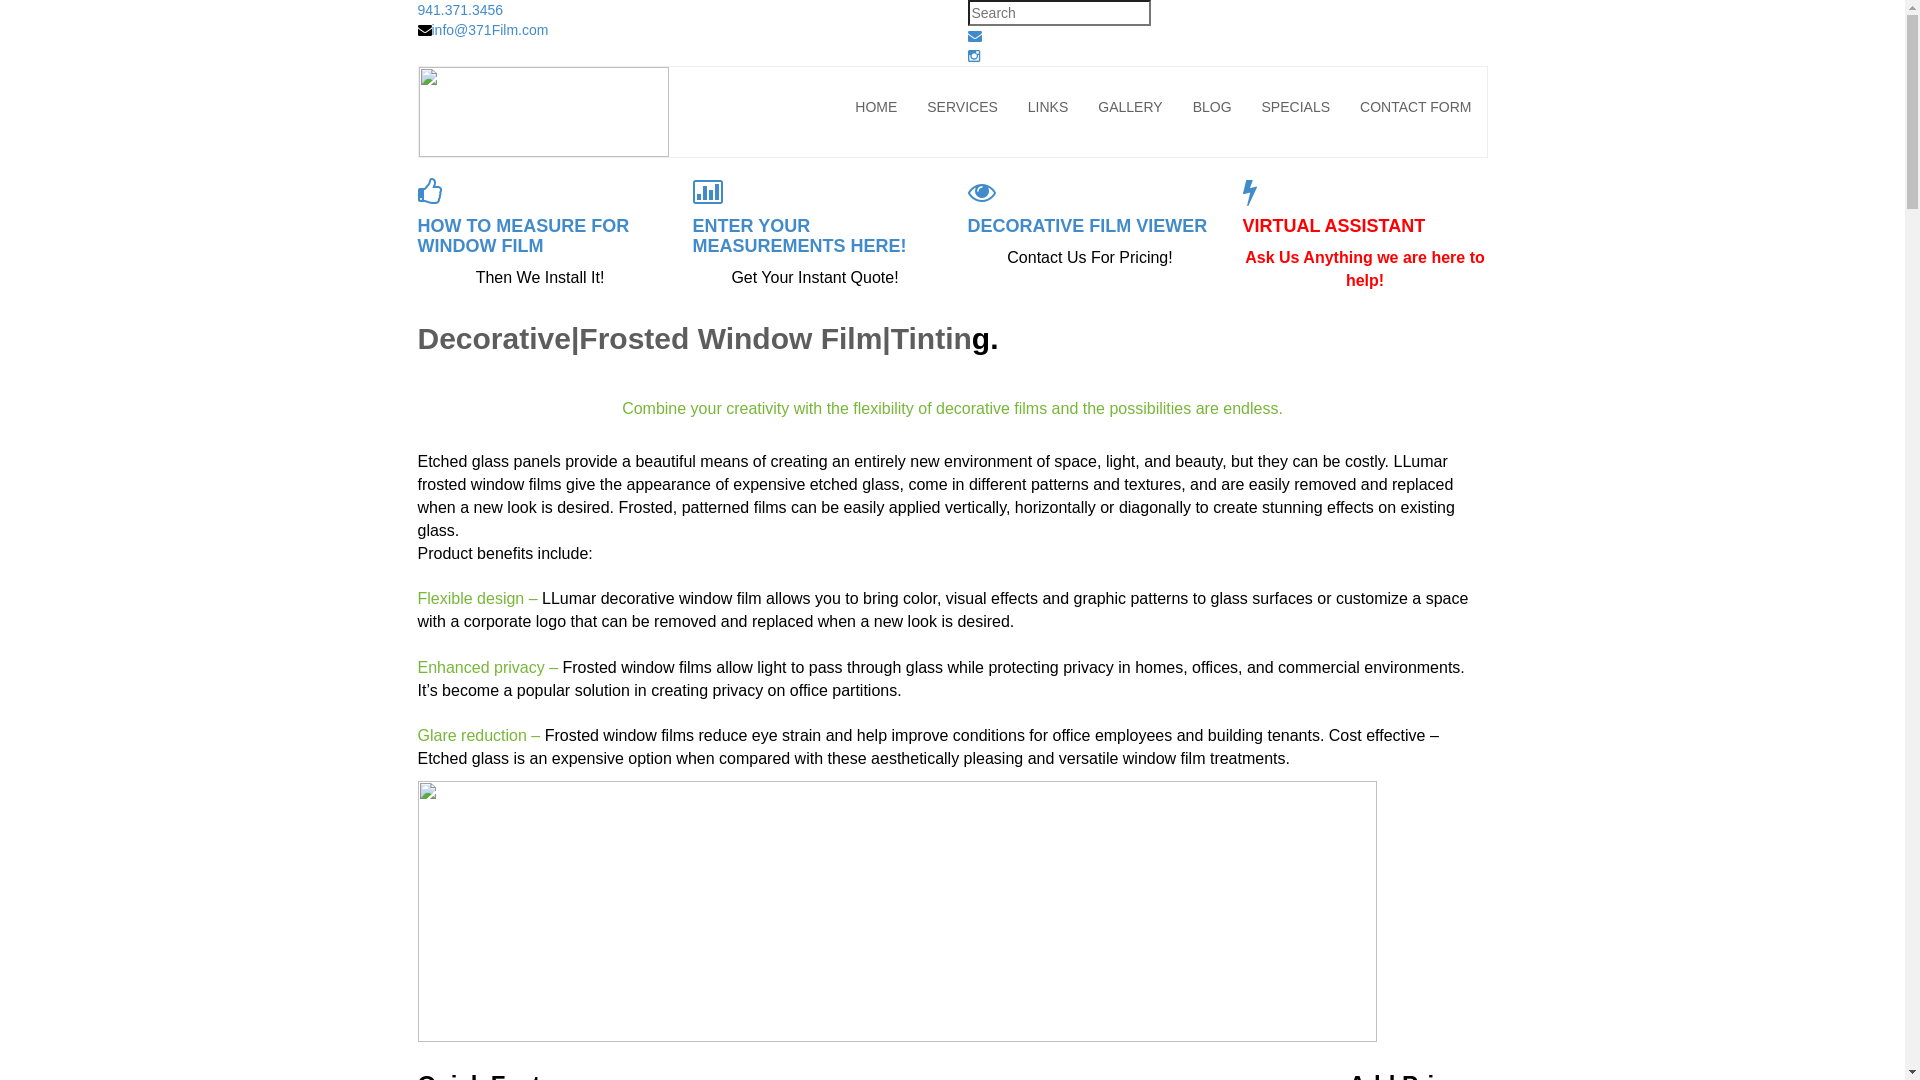 The height and width of the screenshot is (1080, 1920). What do you see at coordinates (875, 107) in the screenshot?
I see `'HOME'` at bounding box center [875, 107].